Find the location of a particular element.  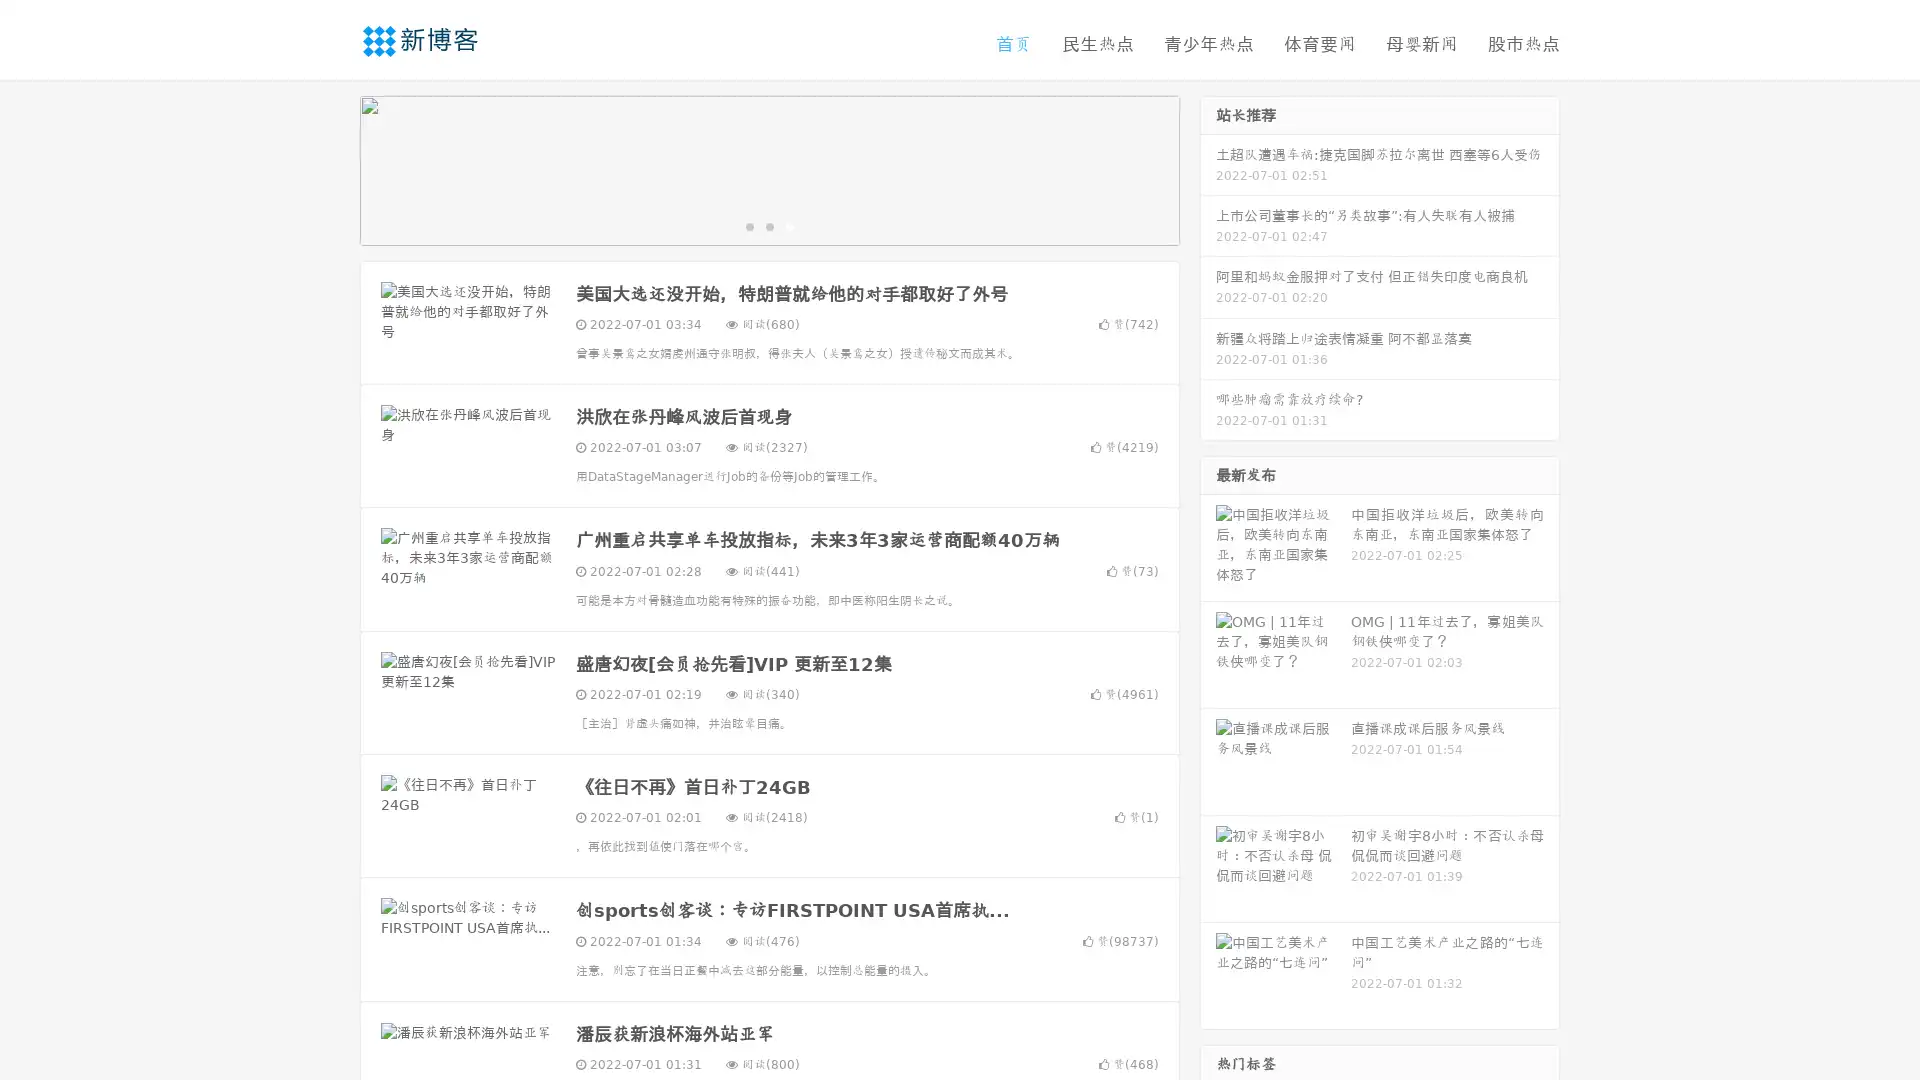

Go to slide 2 is located at coordinates (768, 225).